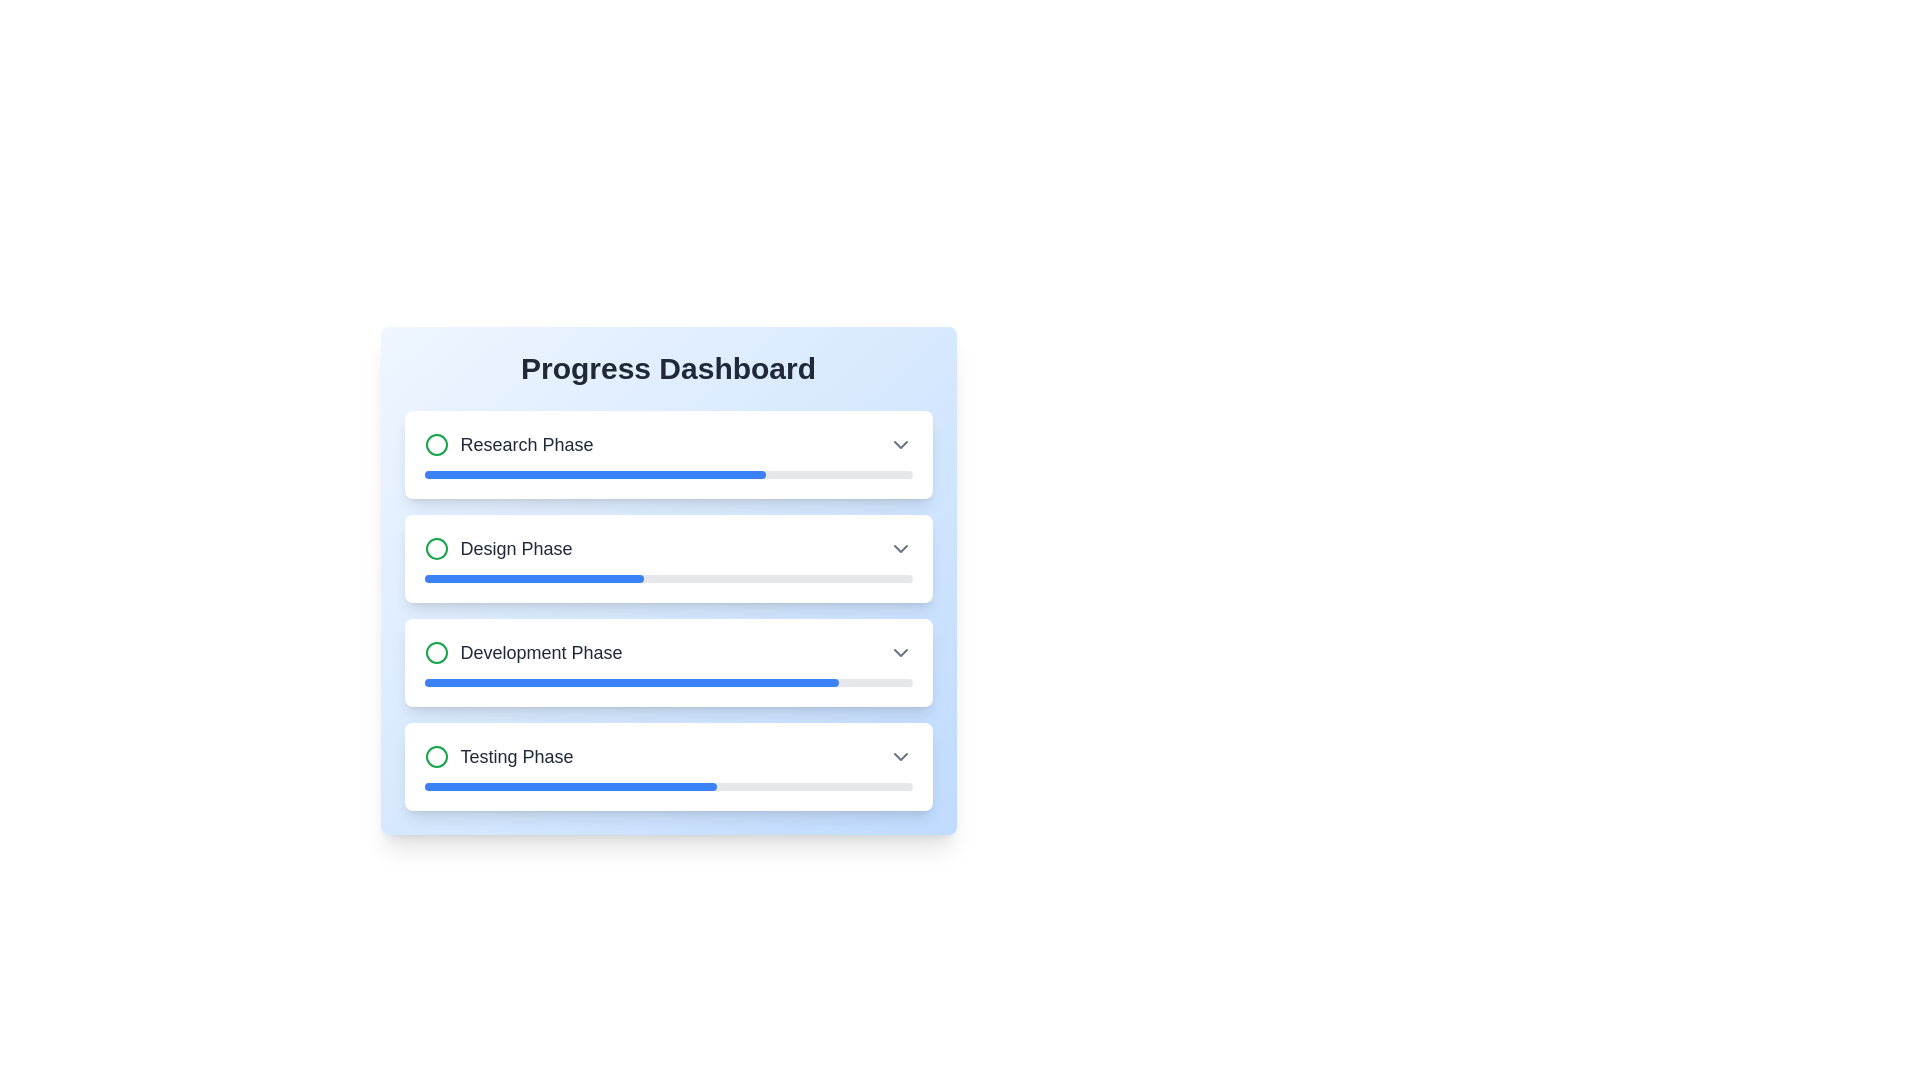 The height and width of the screenshot is (1080, 1920). Describe the element at coordinates (435, 548) in the screenshot. I see `circular status marker indicating the 'Design Phase' in the Progress Dashboard for its properties` at that location.